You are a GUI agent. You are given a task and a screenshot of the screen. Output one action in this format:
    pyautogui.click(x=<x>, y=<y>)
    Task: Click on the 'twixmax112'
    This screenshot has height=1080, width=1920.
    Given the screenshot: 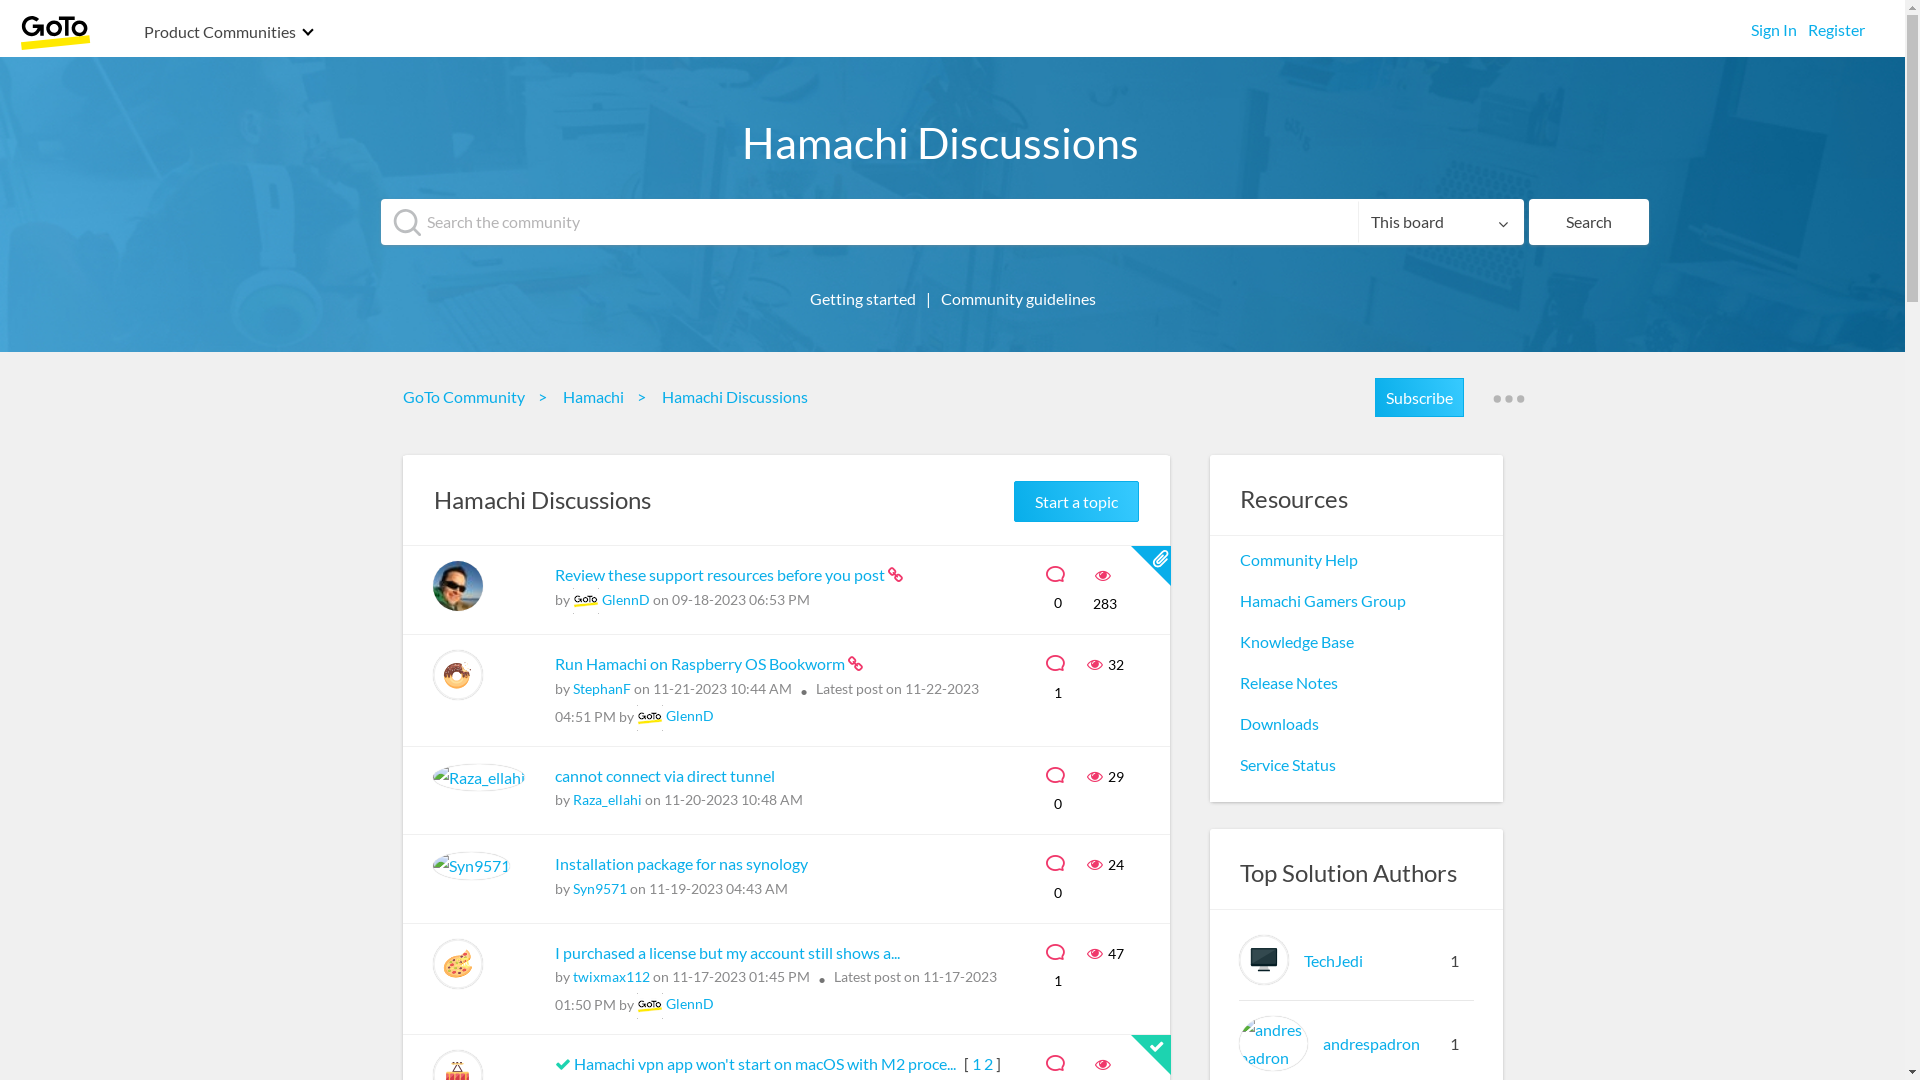 What is the action you would take?
    pyautogui.click(x=609, y=975)
    